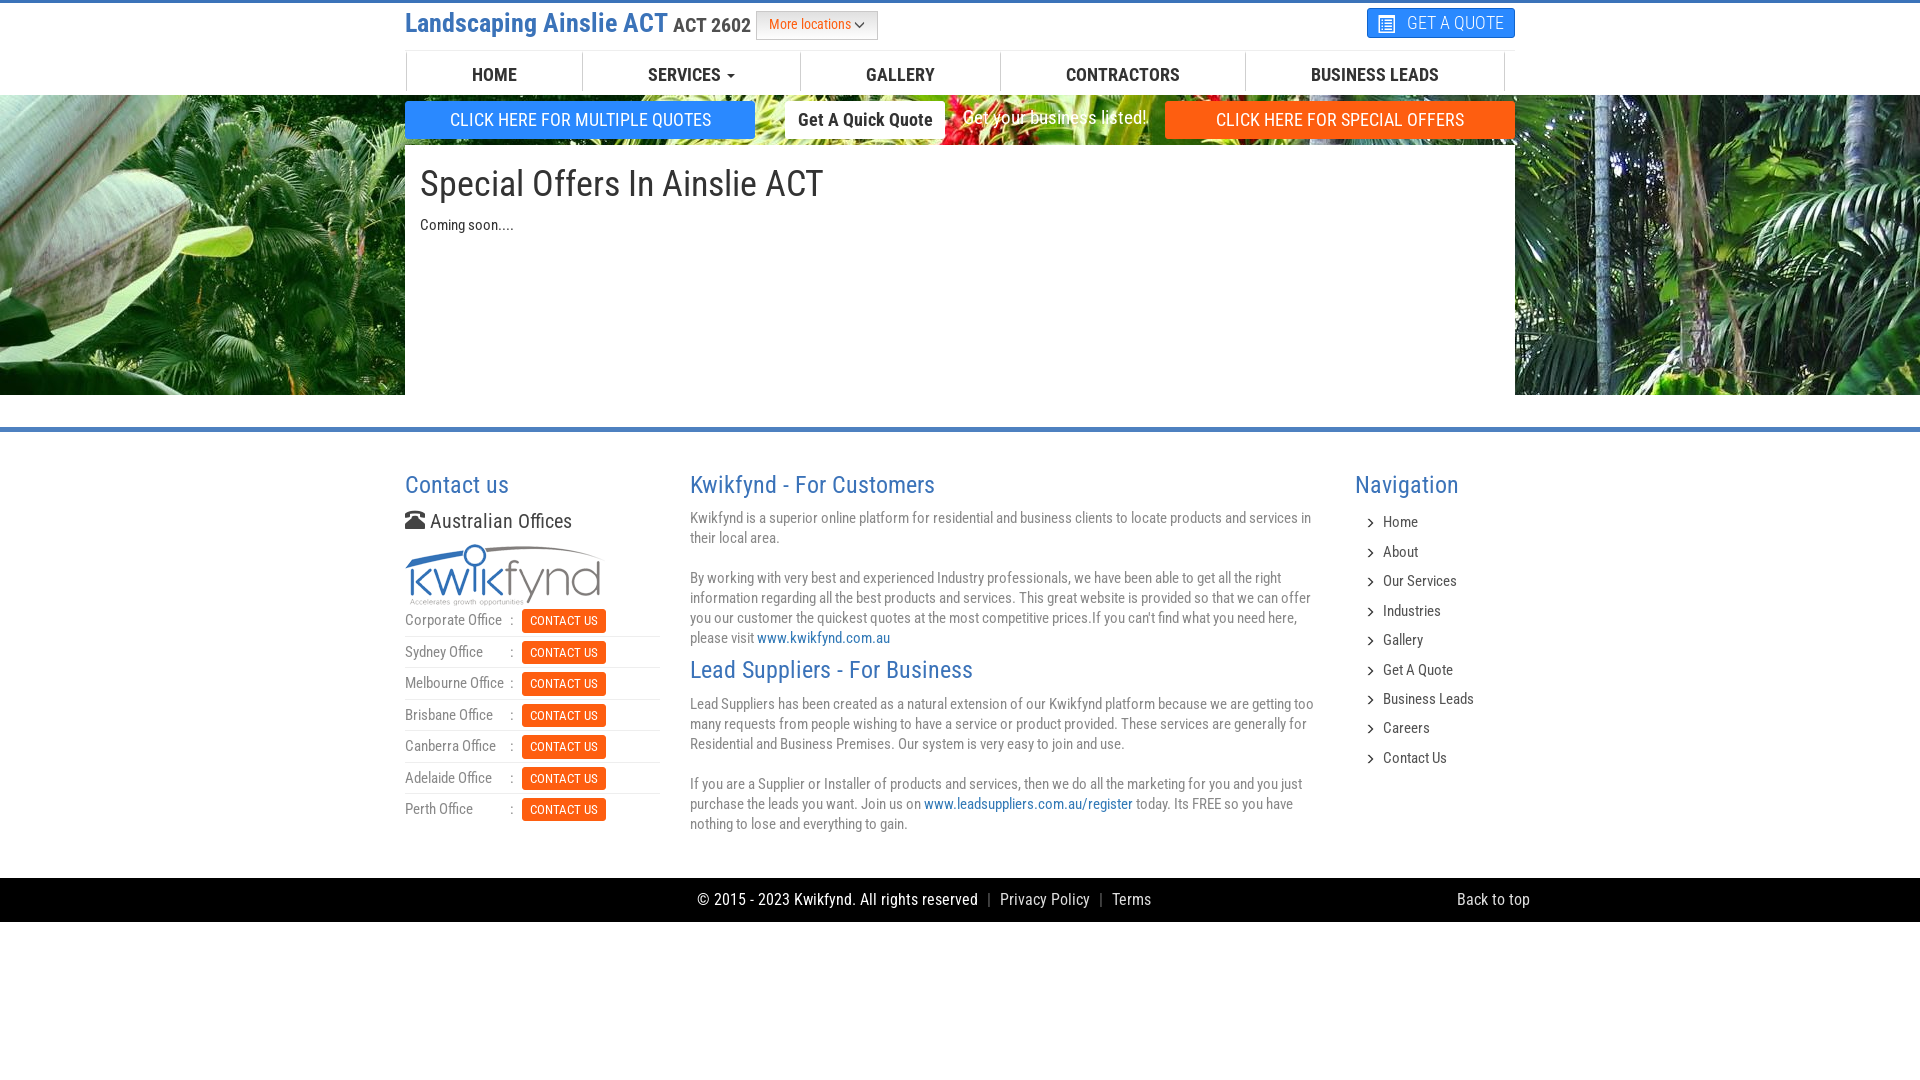 Image resolution: width=1920 pixels, height=1080 pixels. What do you see at coordinates (494, 73) in the screenshot?
I see `'HOME'` at bounding box center [494, 73].